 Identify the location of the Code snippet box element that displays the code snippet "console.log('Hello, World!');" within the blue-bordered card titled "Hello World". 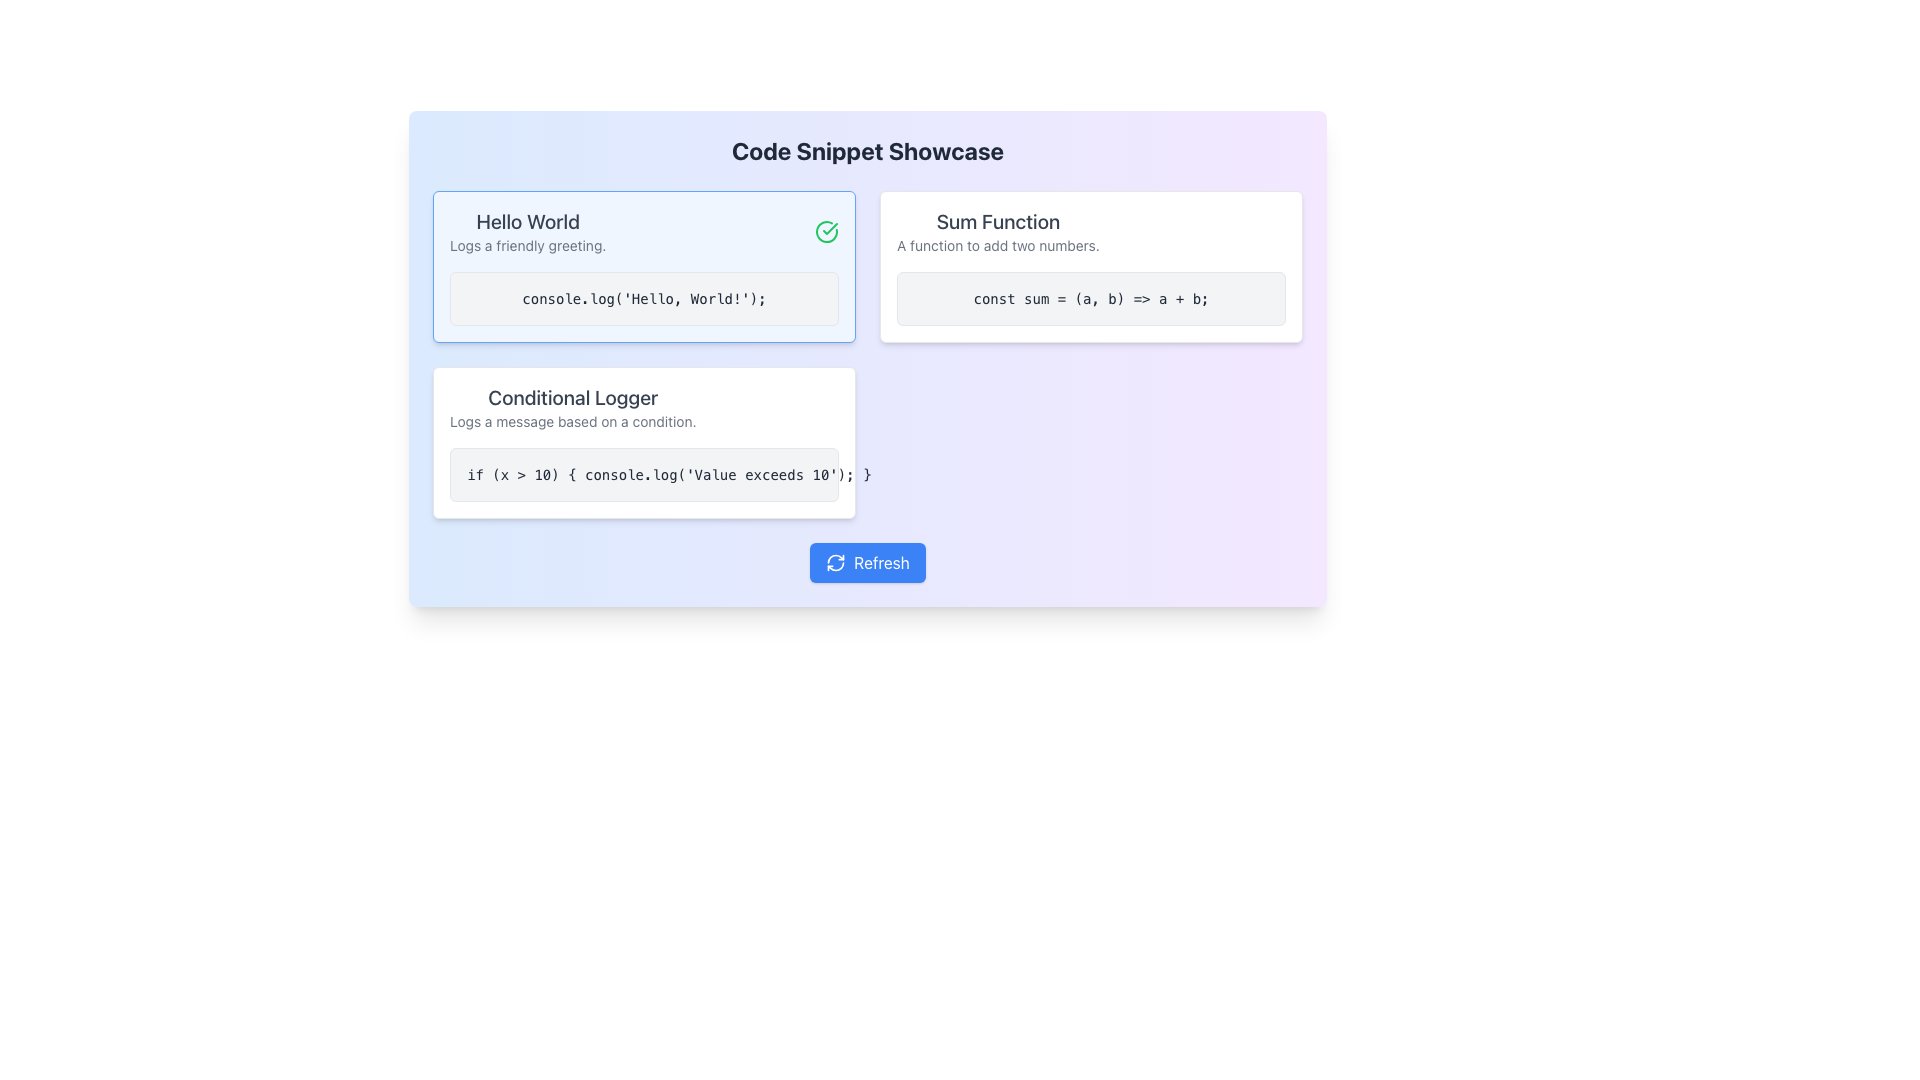
(644, 299).